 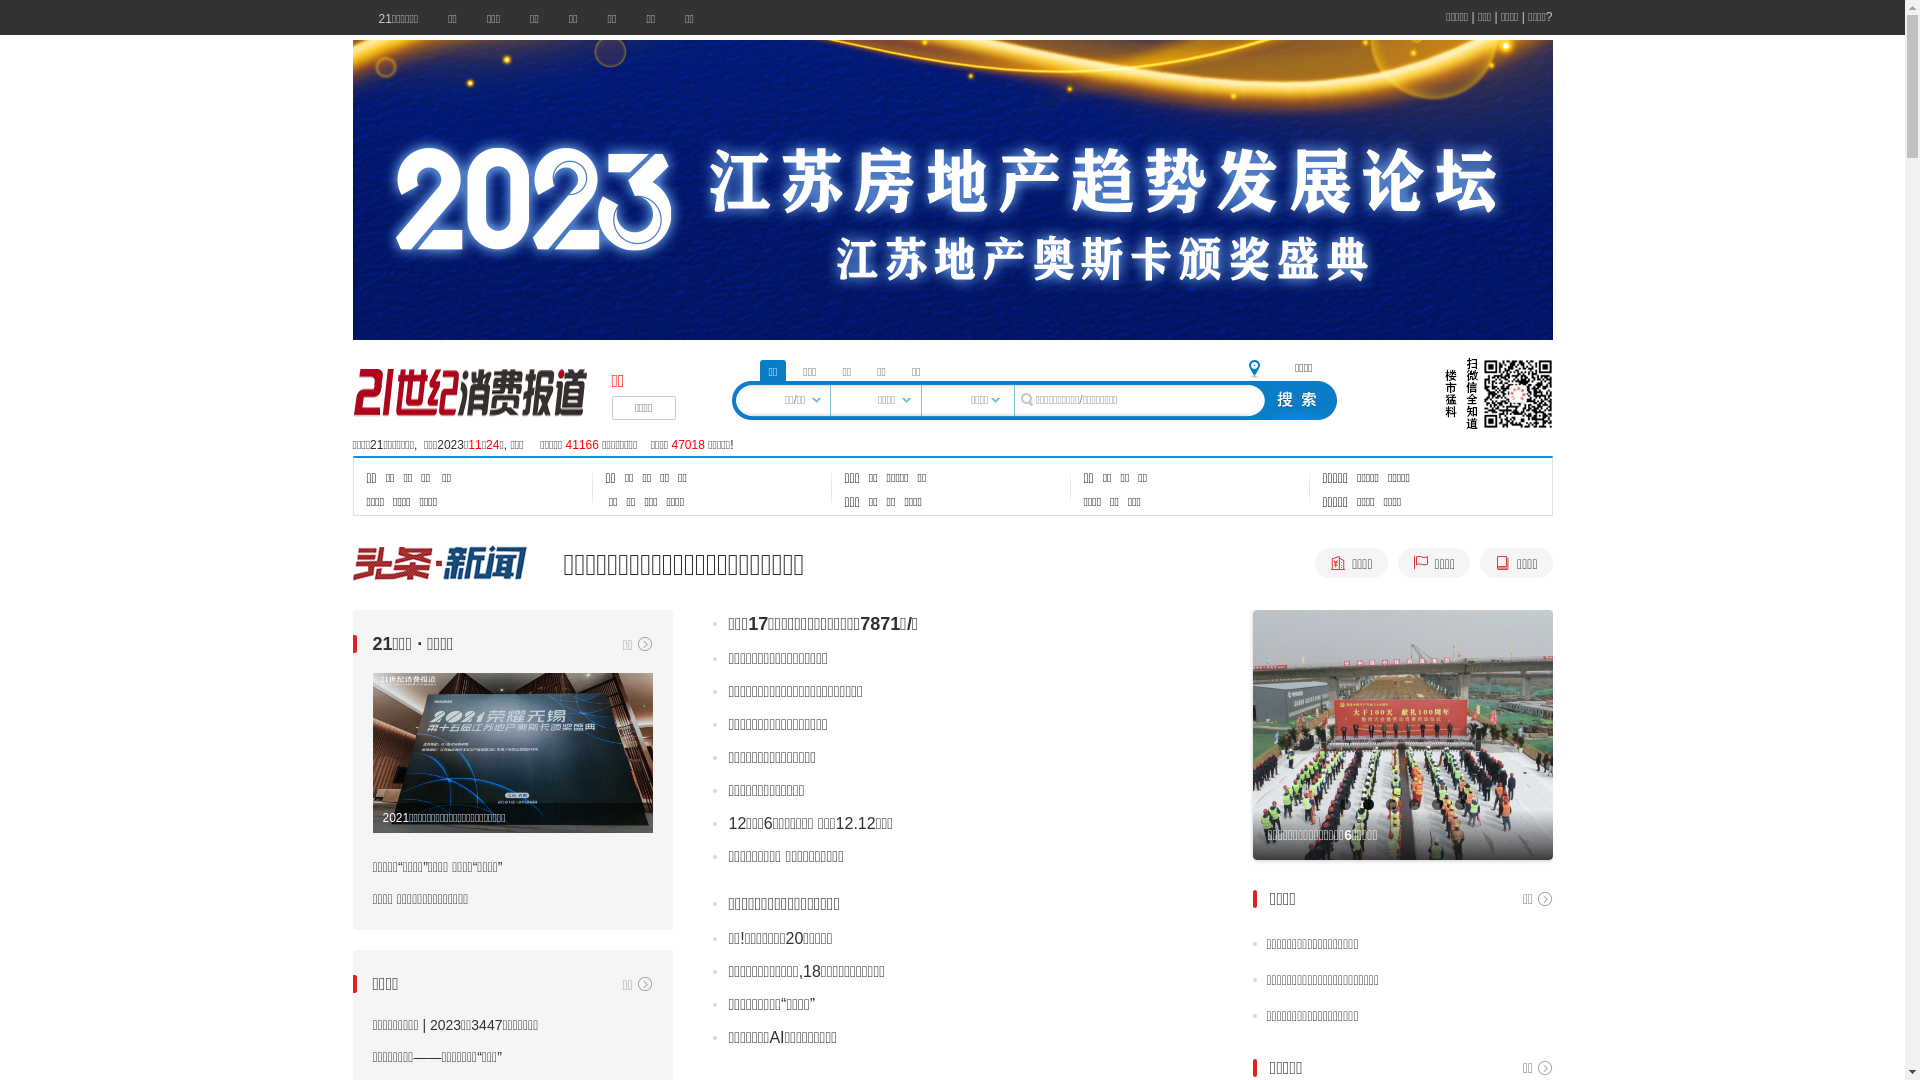 I want to click on '6', so click(x=1459, y=803).